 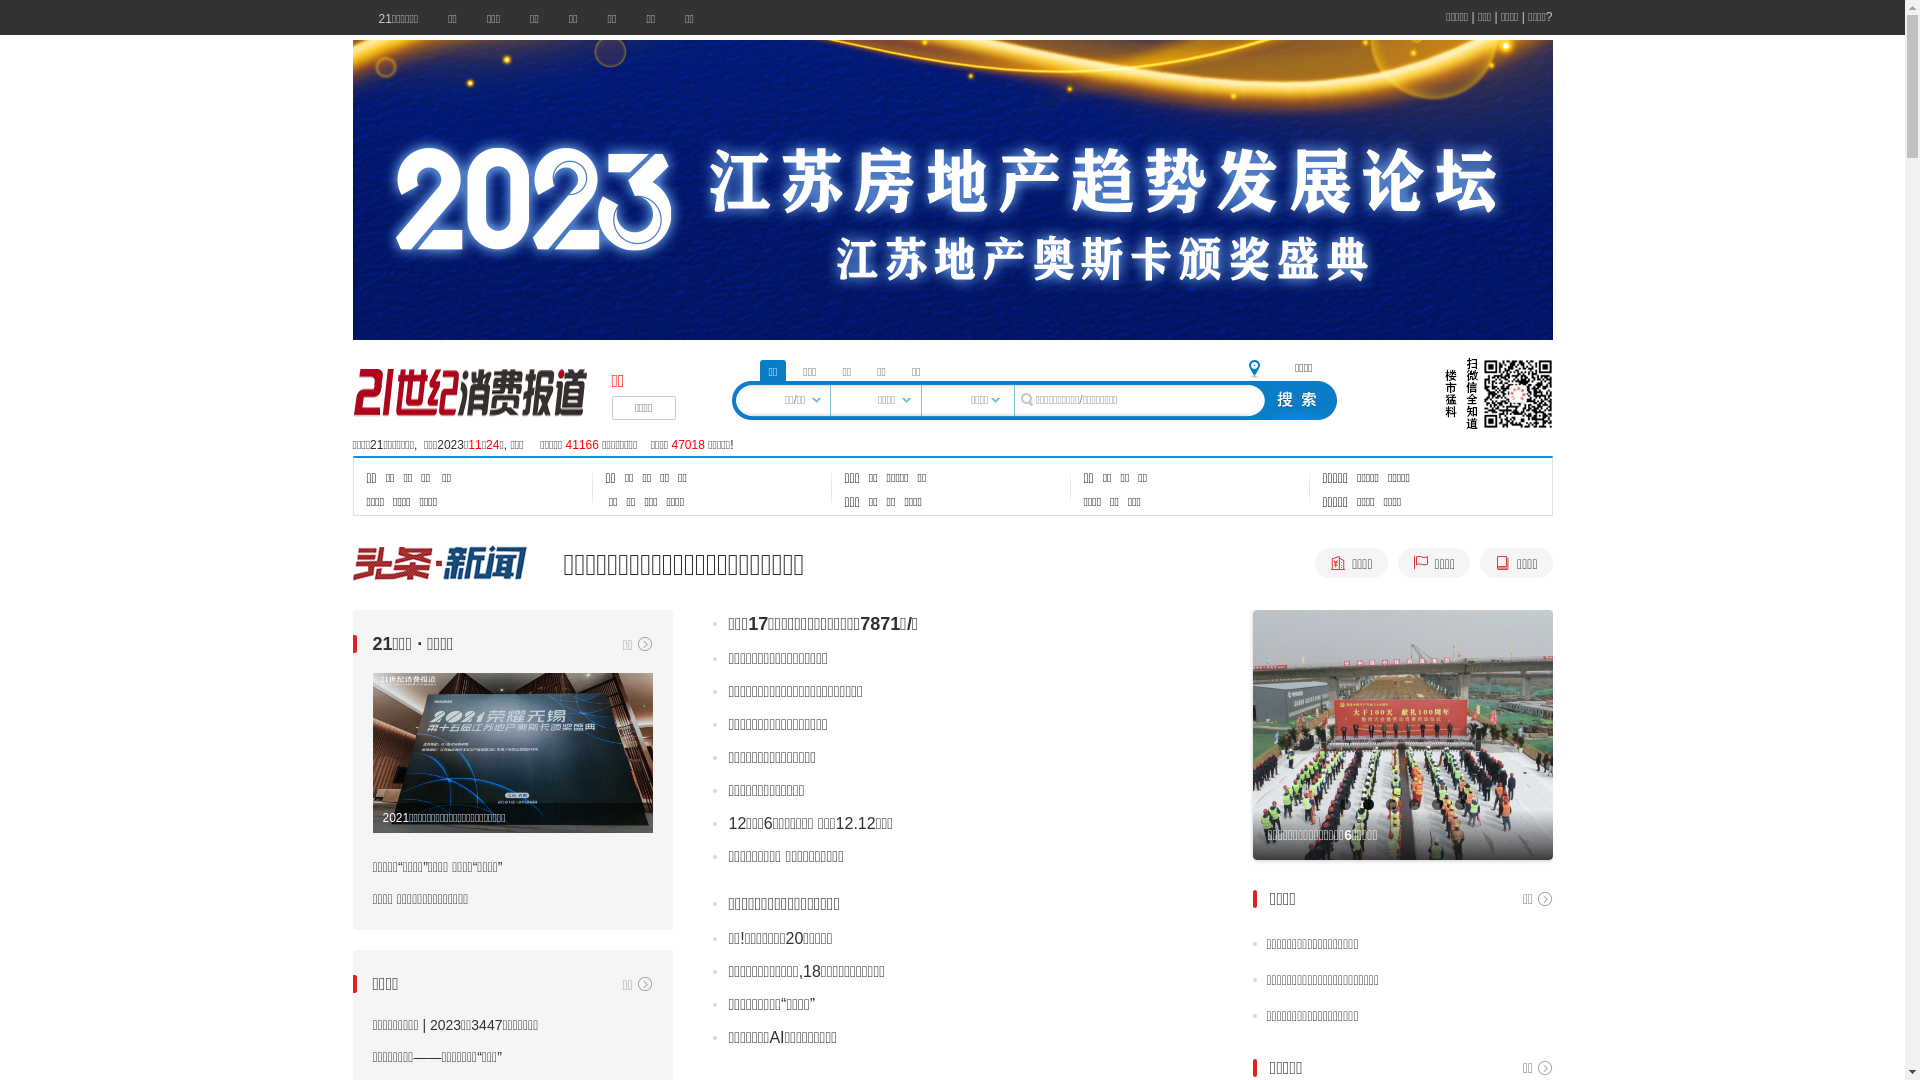 I want to click on '6', so click(x=1459, y=803).